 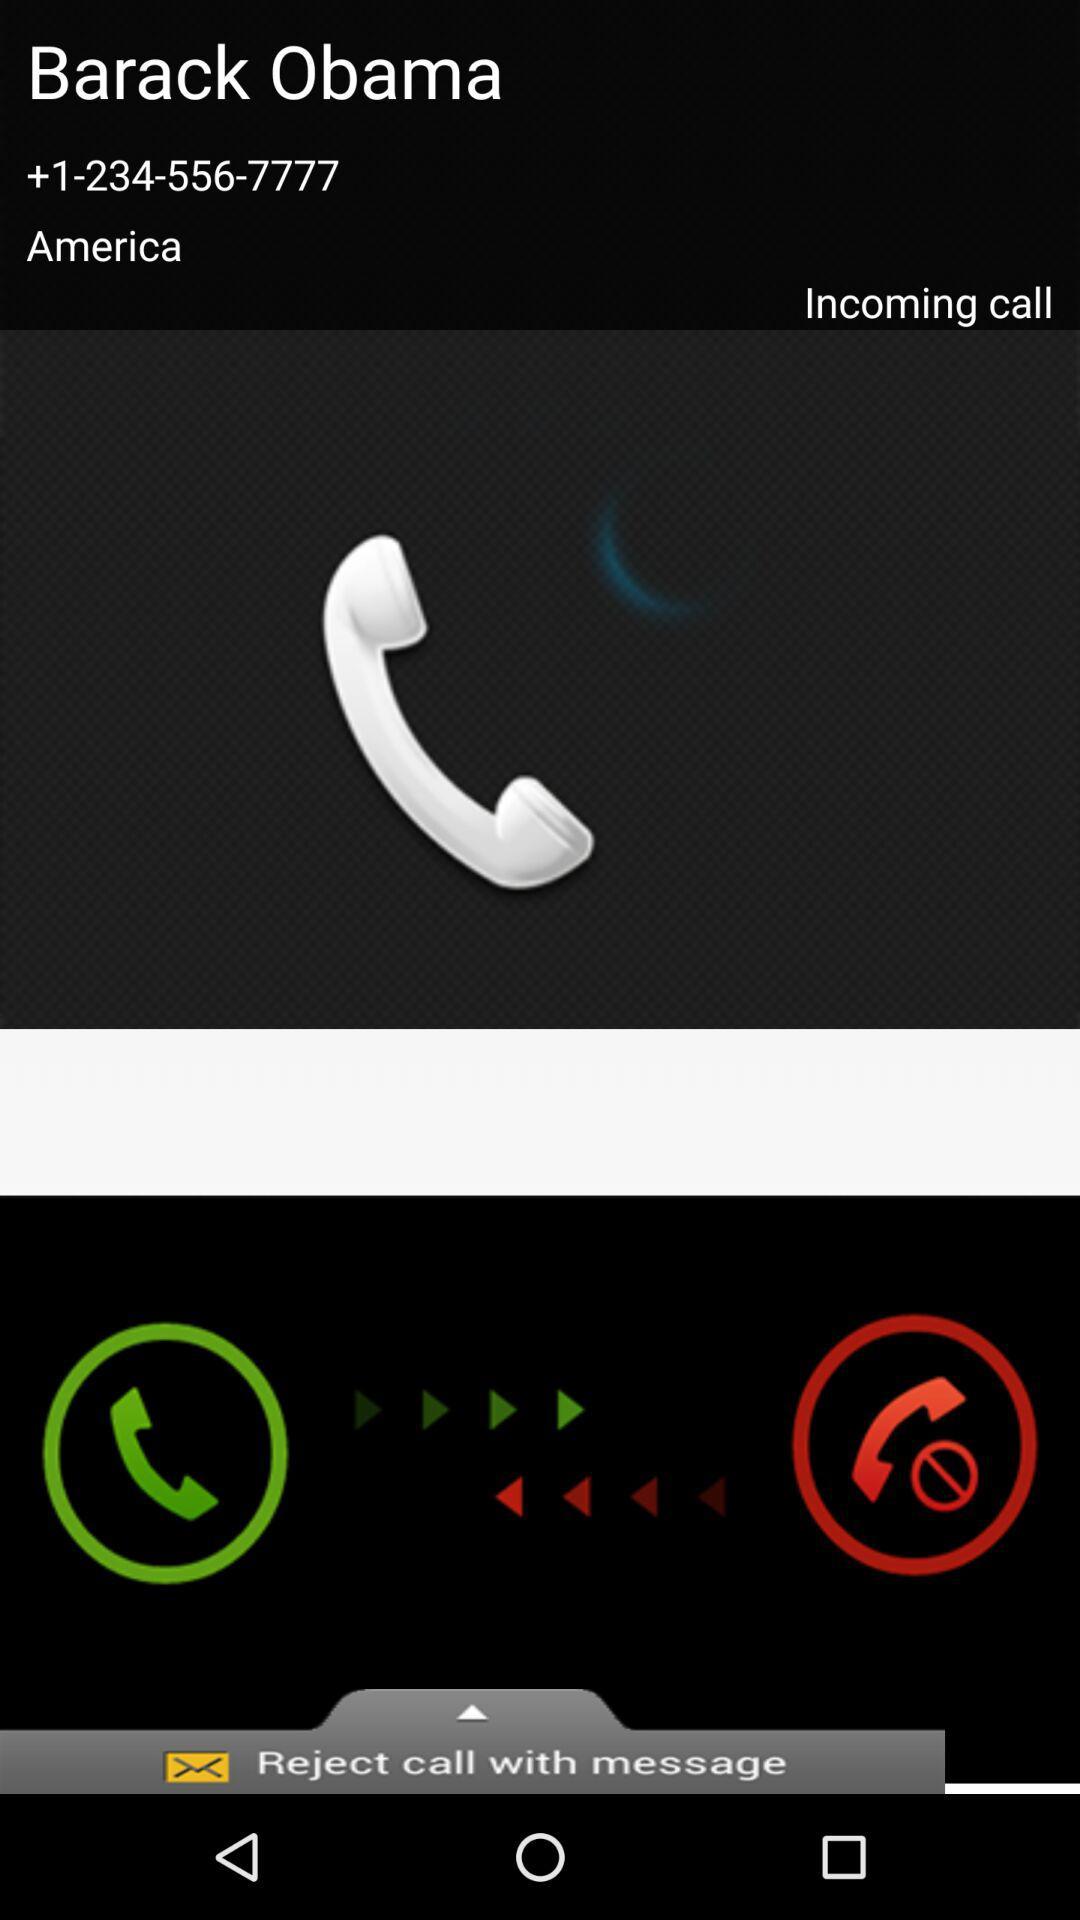 I want to click on answer the call, so click(x=145, y=1489).